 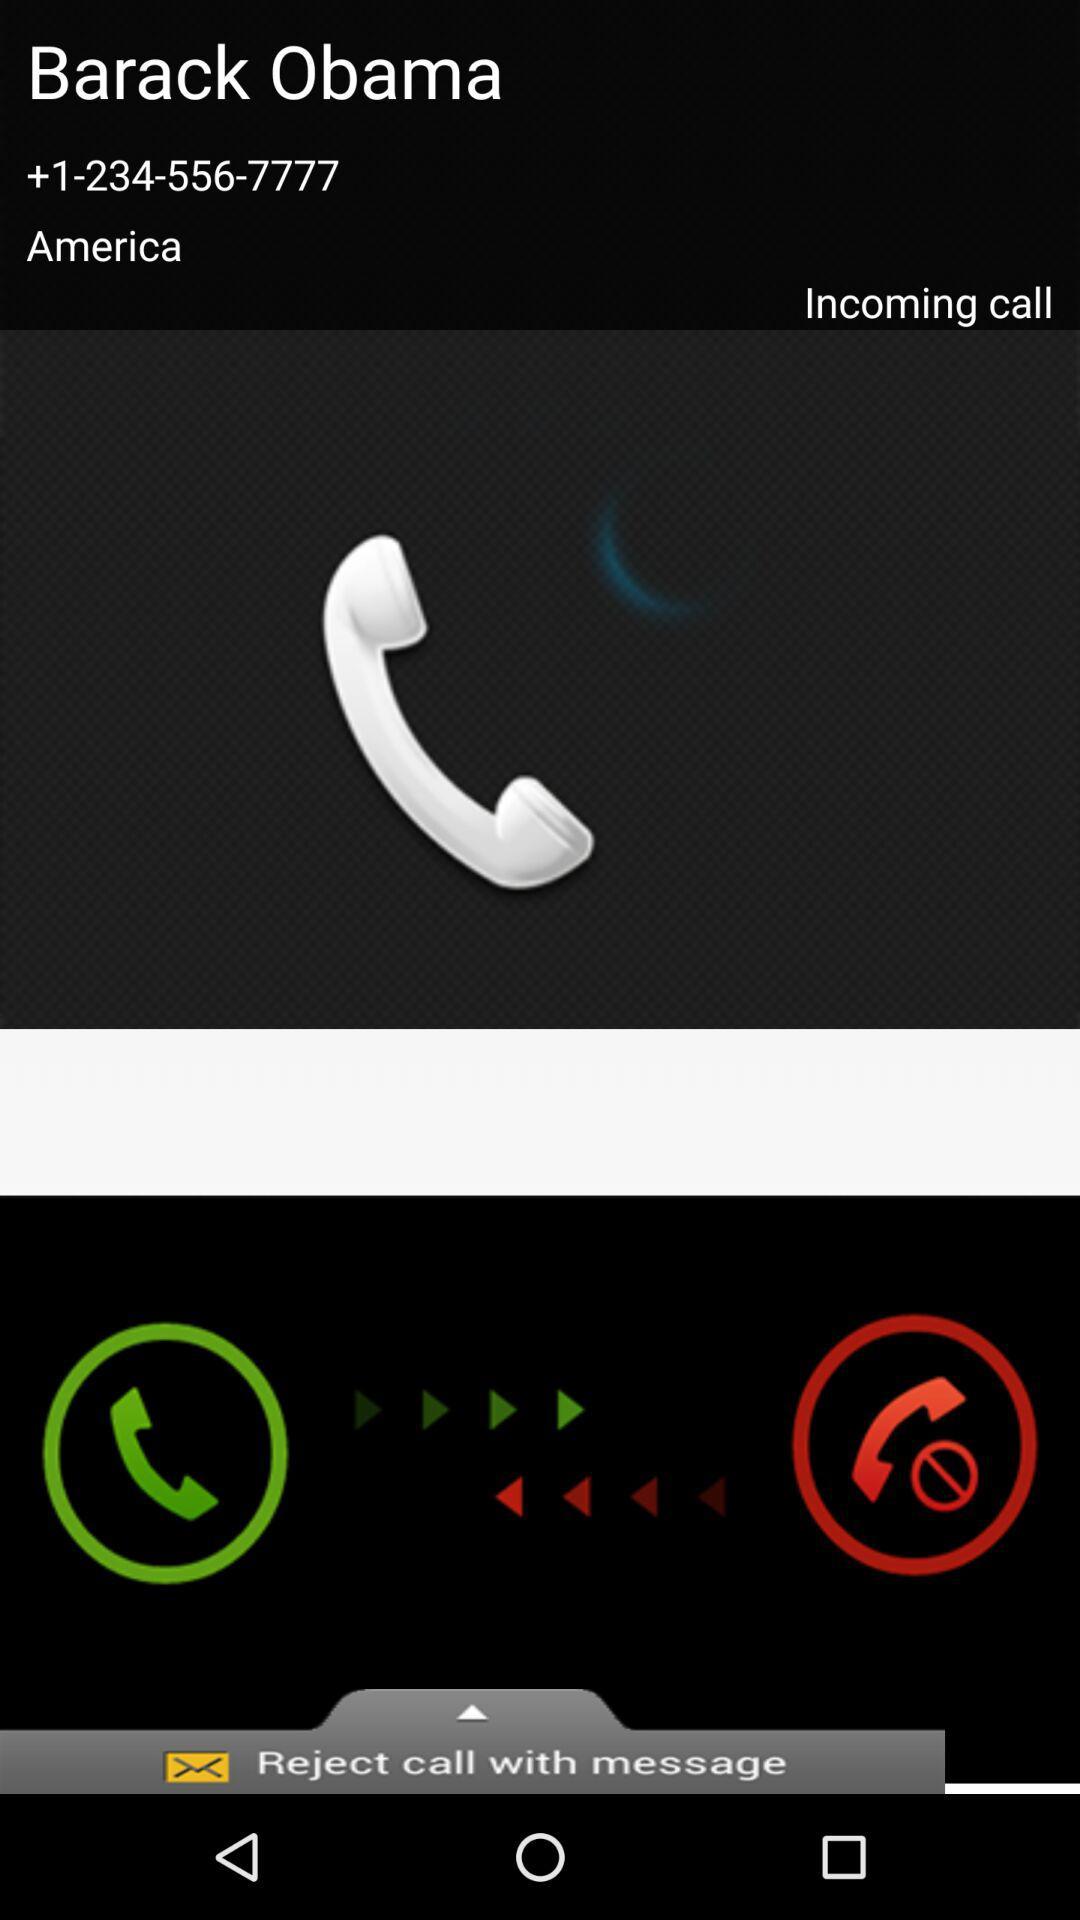 I want to click on answer the call, so click(x=145, y=1489).